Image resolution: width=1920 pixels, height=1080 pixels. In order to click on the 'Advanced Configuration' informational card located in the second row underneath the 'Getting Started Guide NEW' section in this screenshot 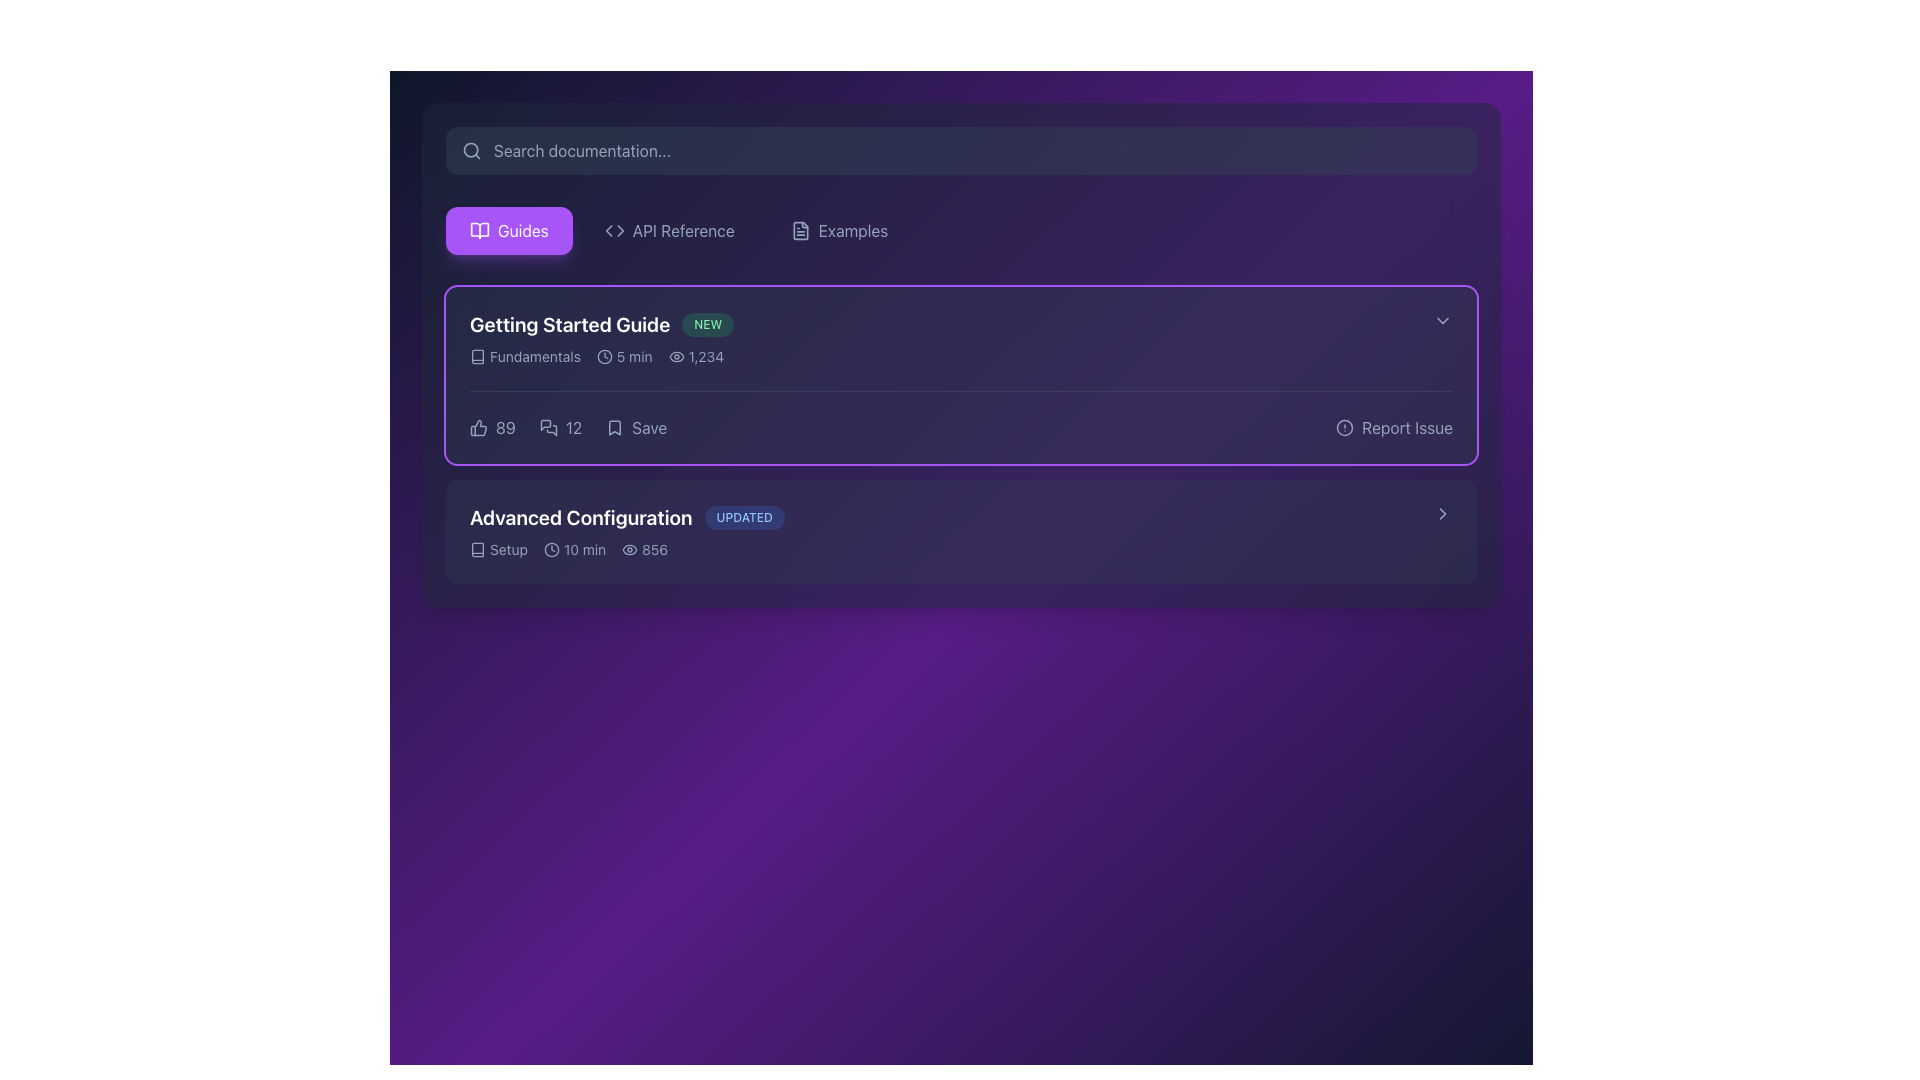, I will do `click(950, 531)`.